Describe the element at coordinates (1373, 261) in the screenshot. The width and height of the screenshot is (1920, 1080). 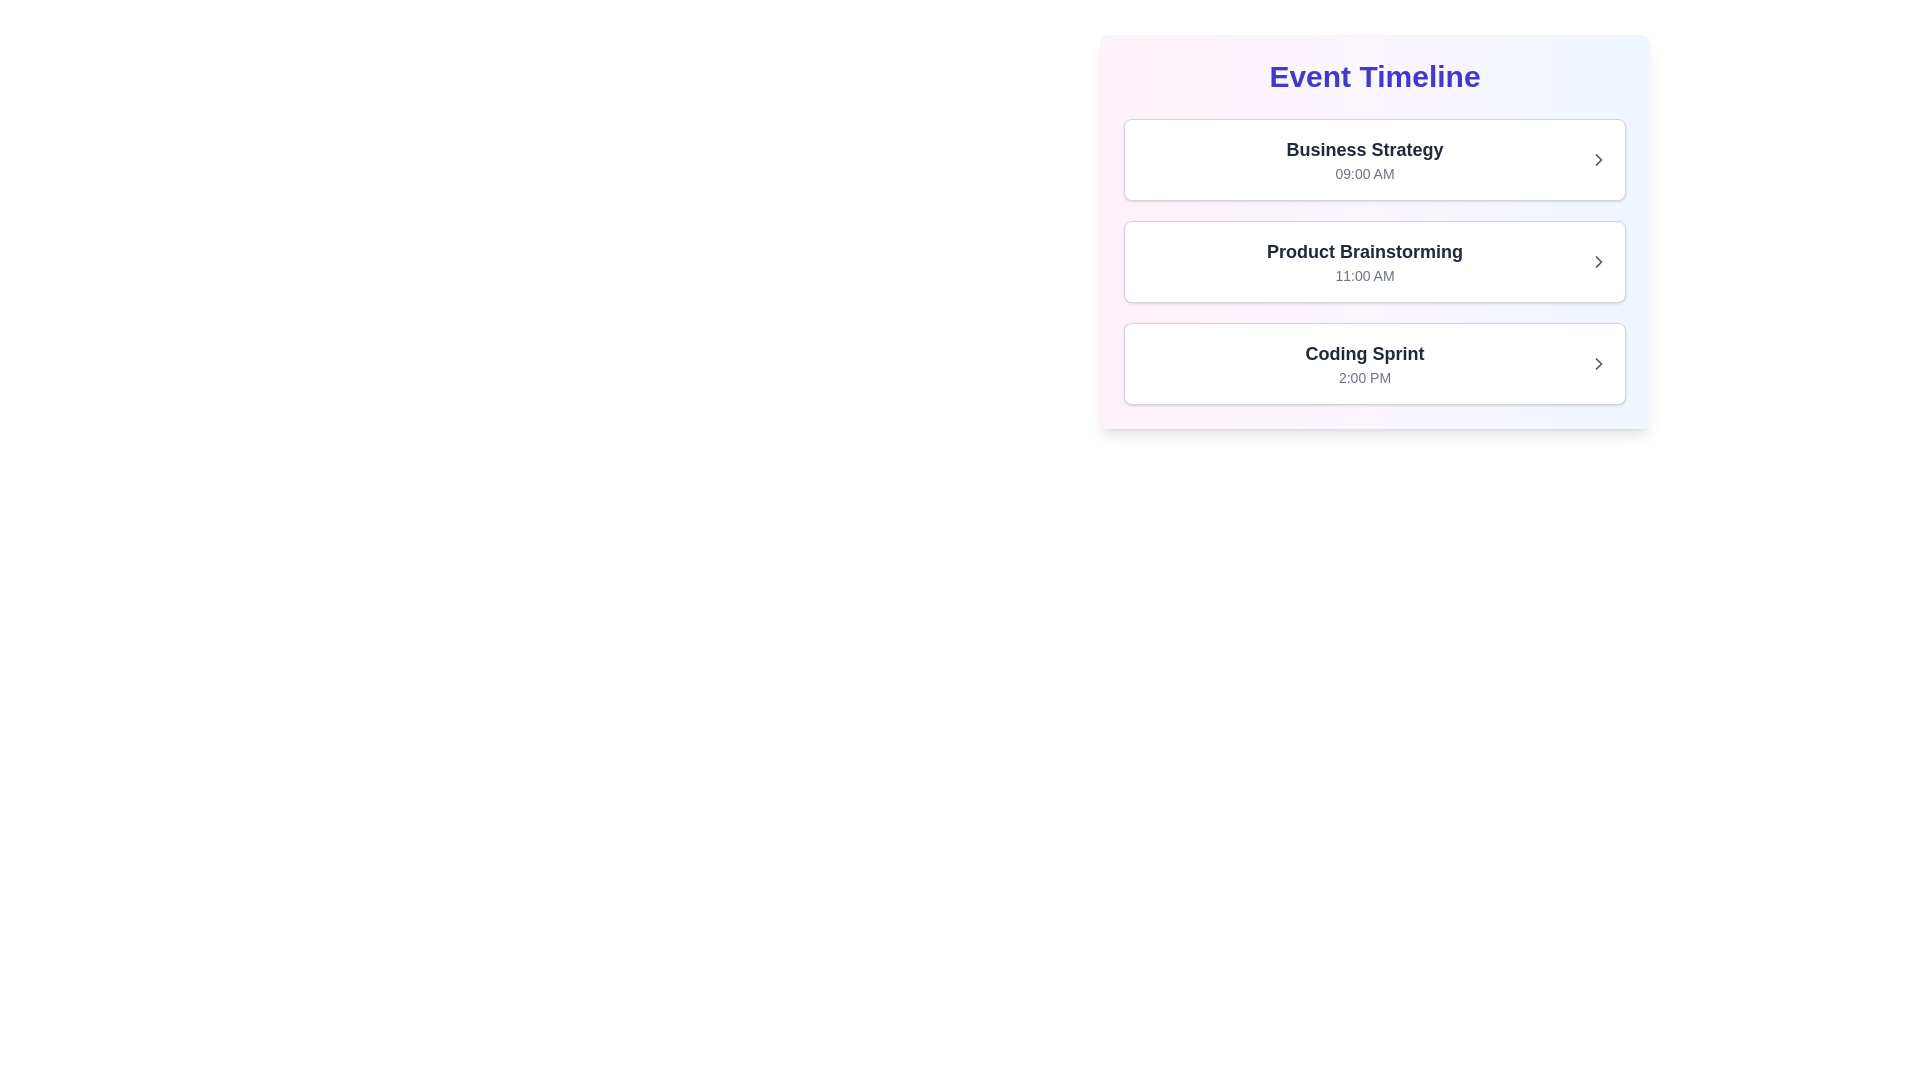
I see `the 'Product Brainstorming' card in the 'Event Timeline' section` at that location.